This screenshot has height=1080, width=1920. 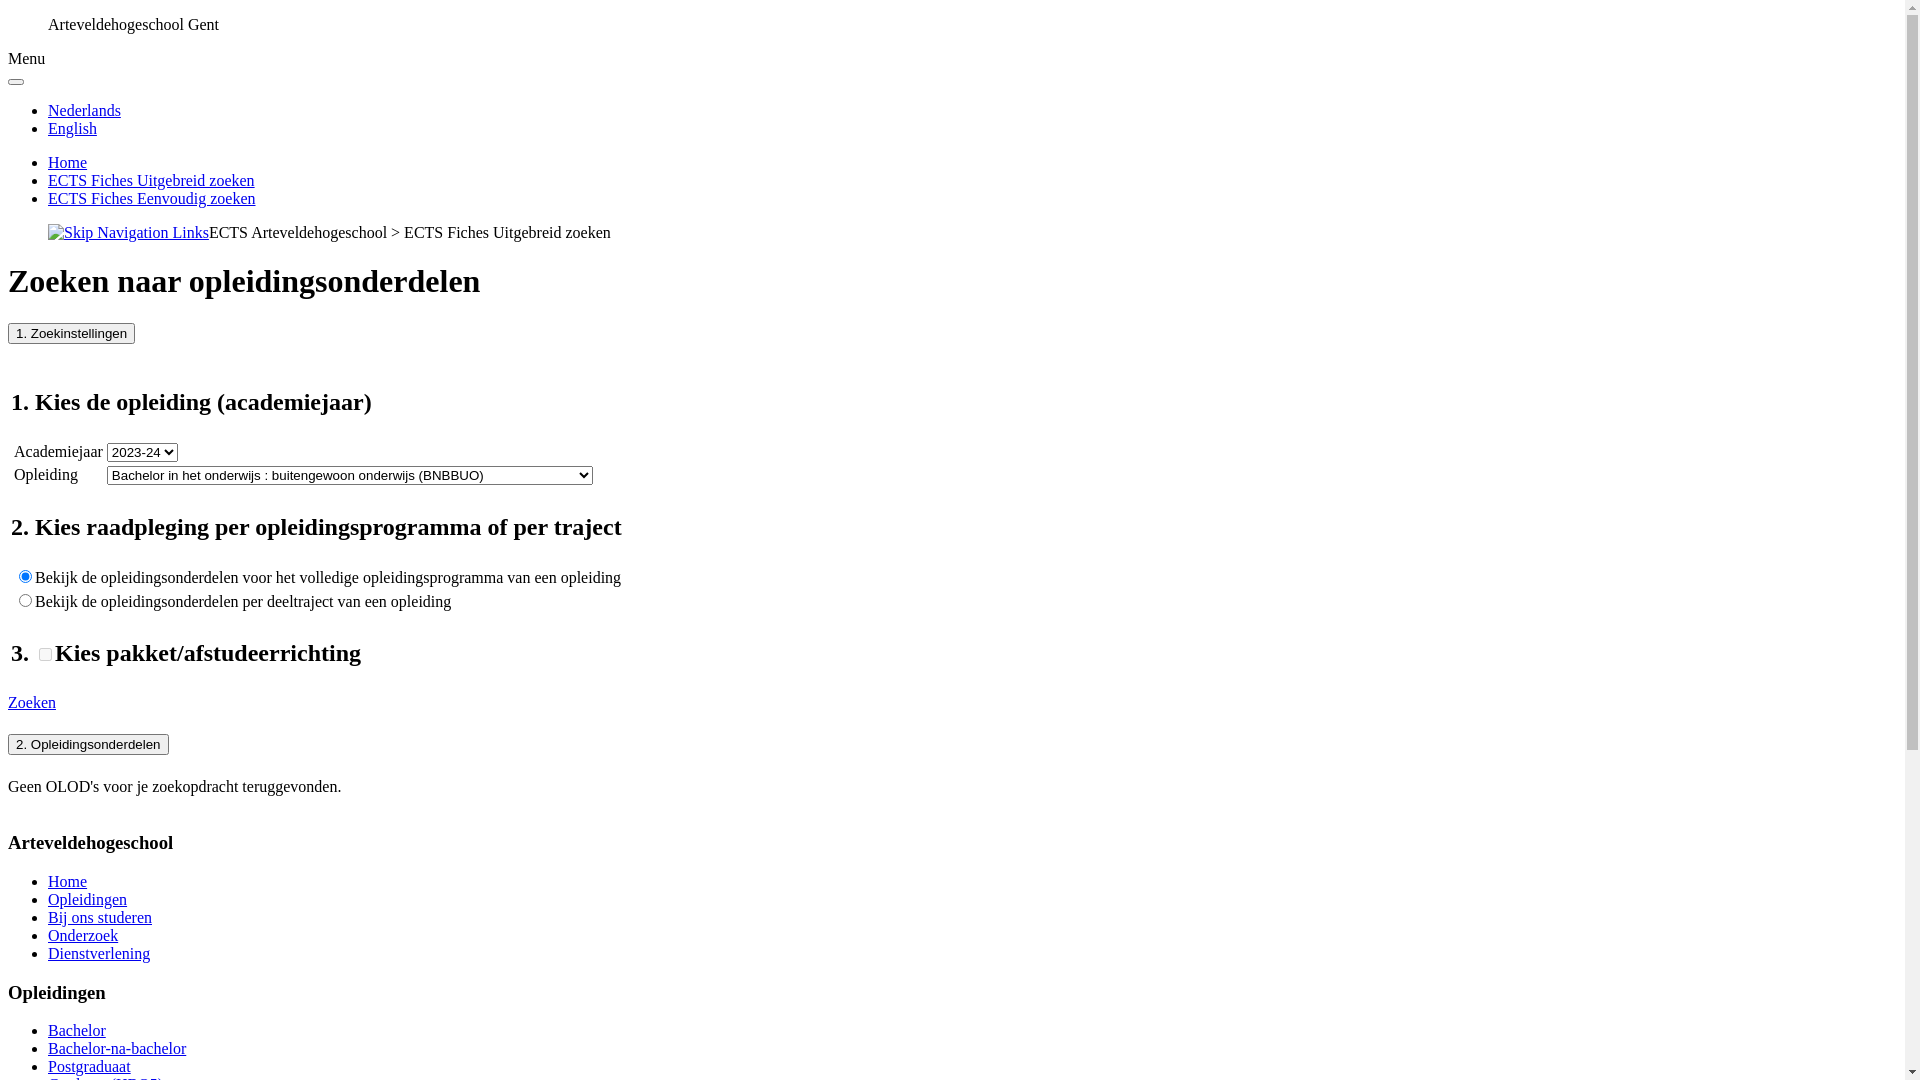 I want to click on 'Opleidingen', so click(x=86, y=898).